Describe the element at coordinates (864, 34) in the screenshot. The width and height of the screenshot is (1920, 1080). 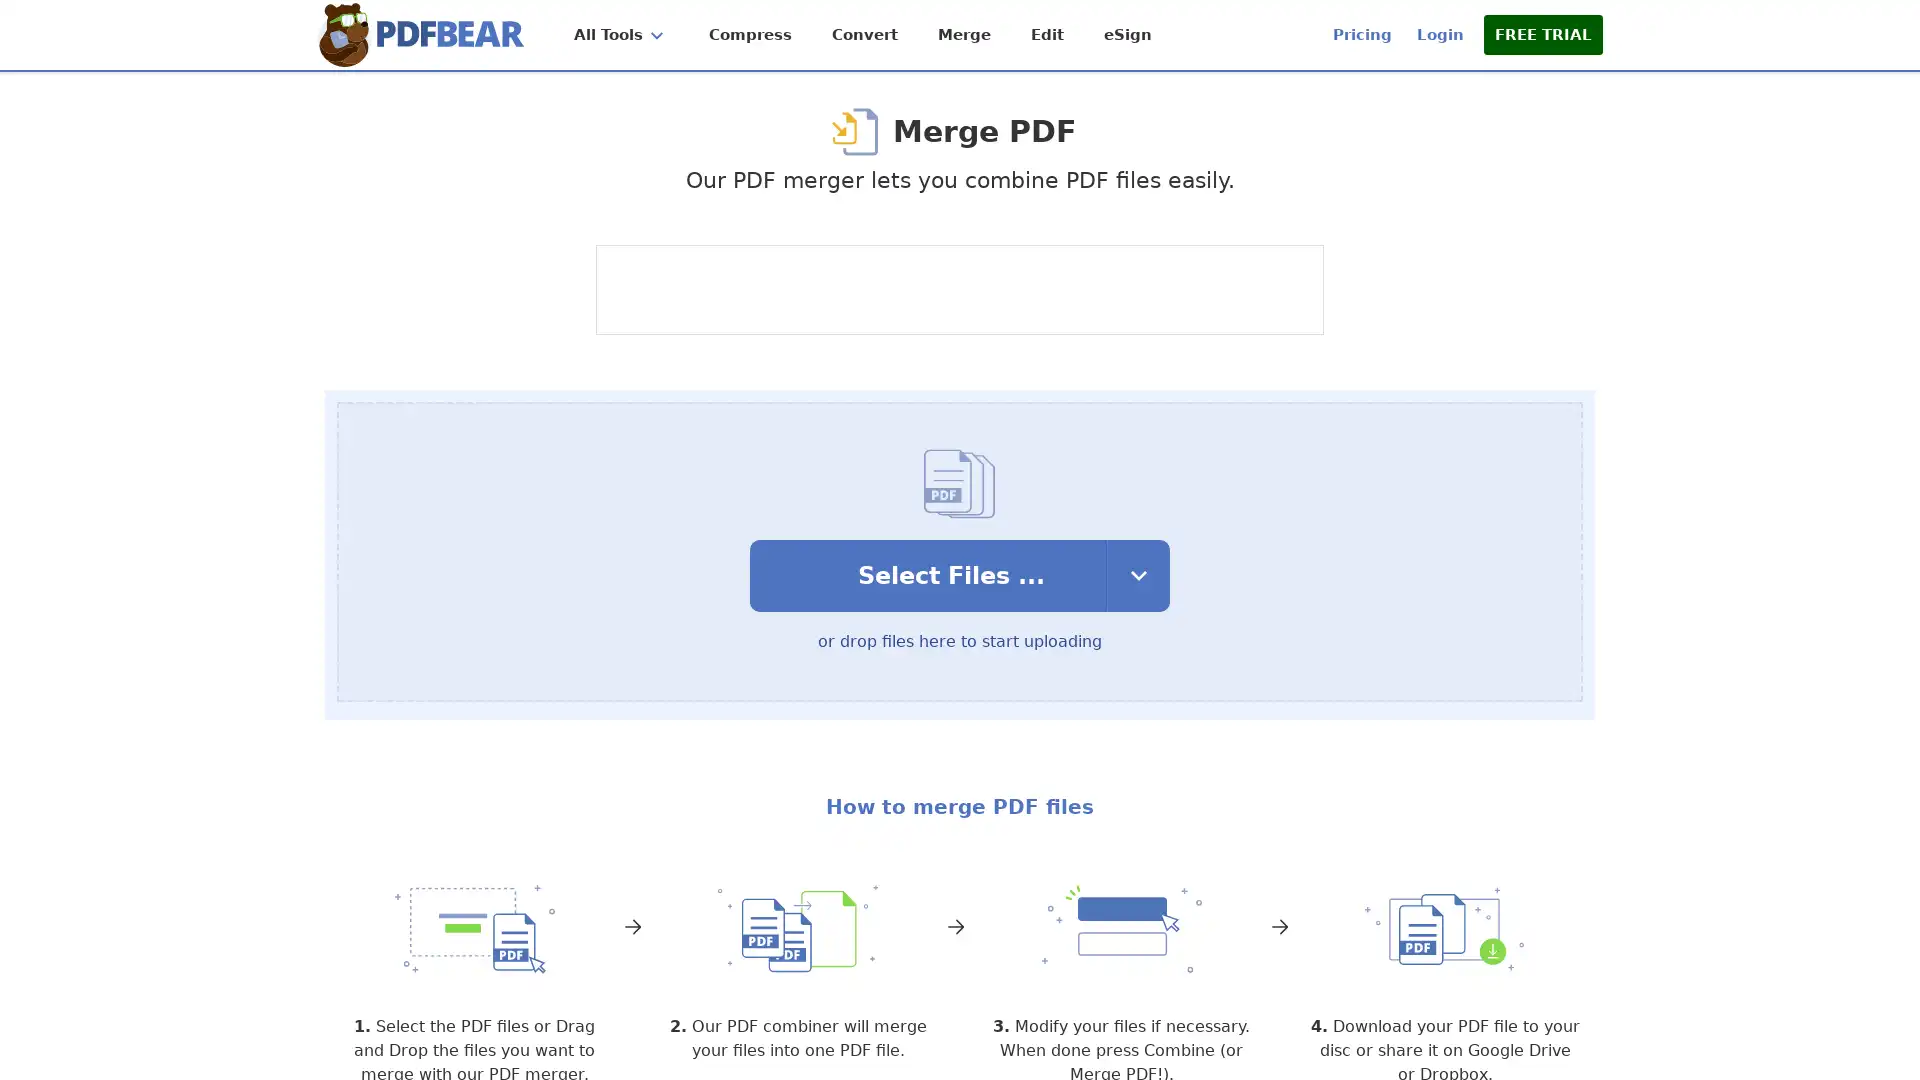
I see `Convert` at that location.